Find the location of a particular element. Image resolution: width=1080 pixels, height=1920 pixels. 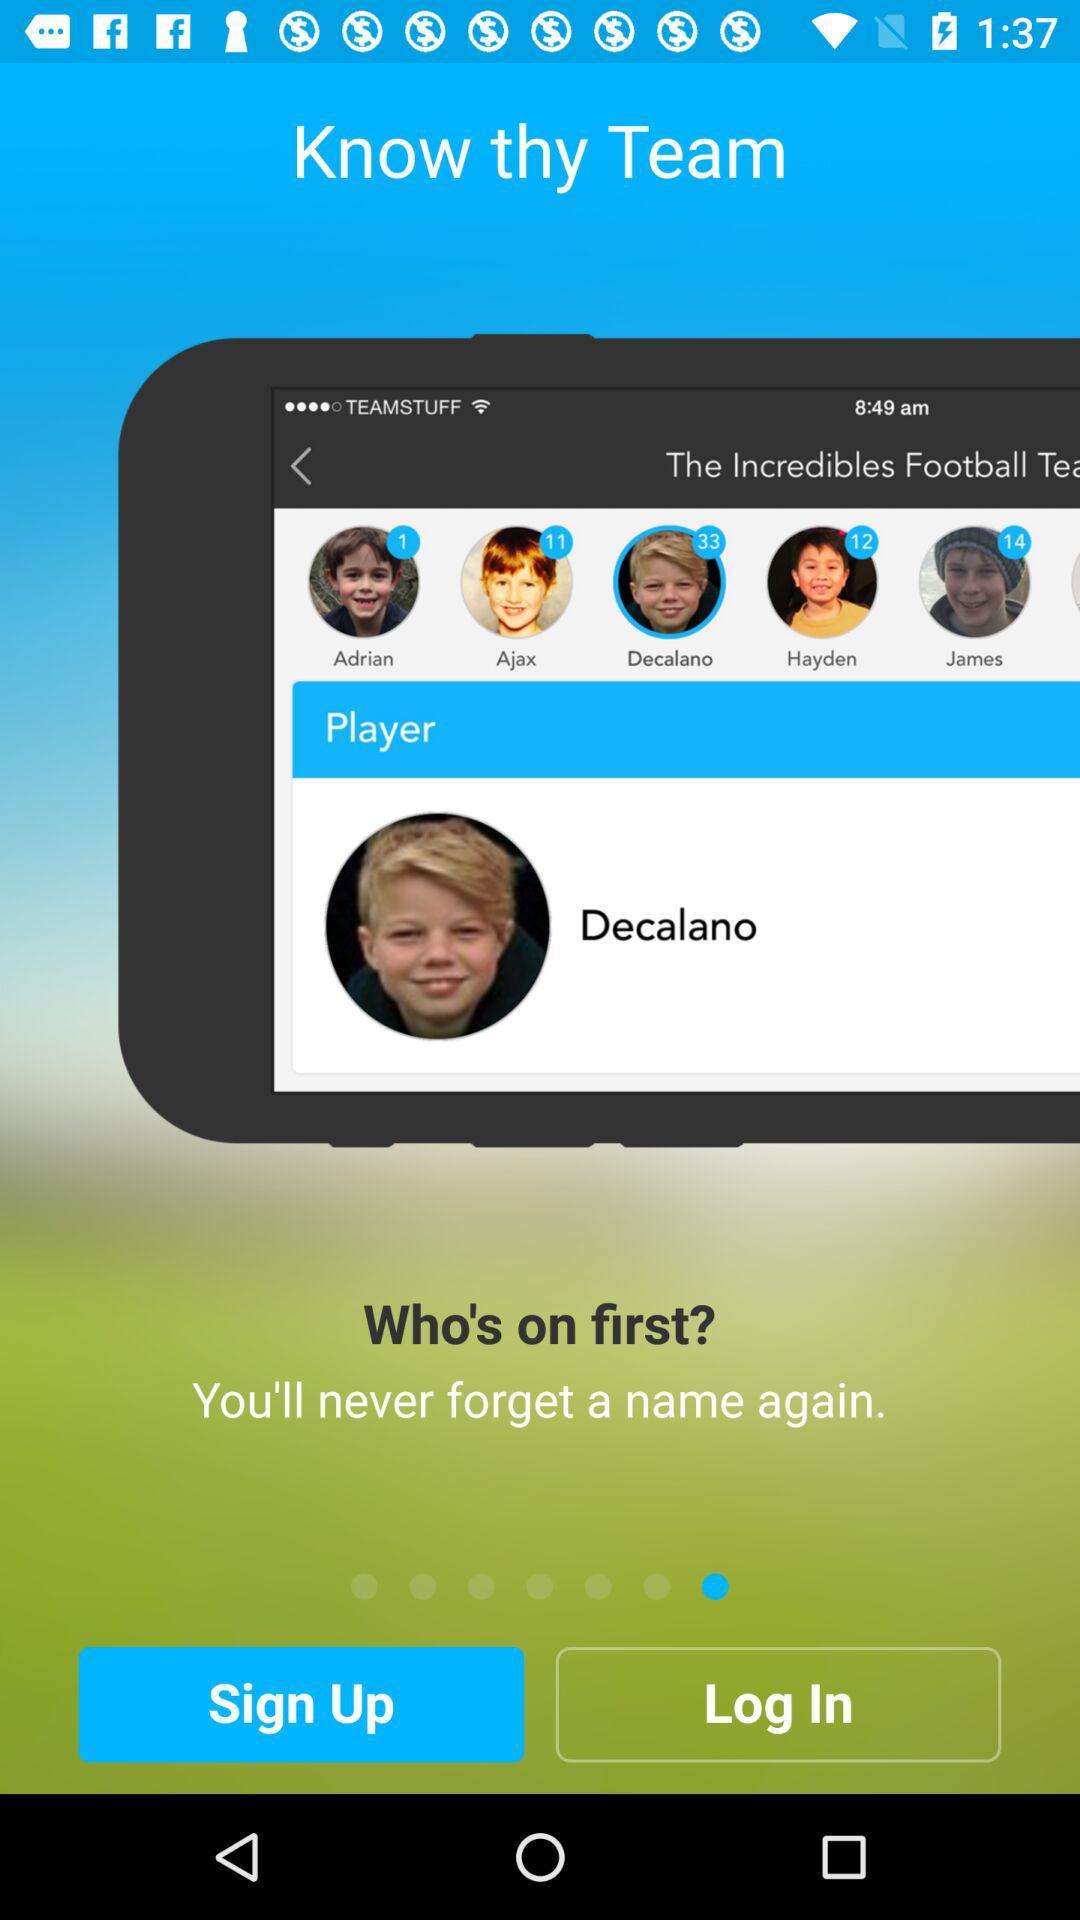

next page is located at coordinates (481, 1585).